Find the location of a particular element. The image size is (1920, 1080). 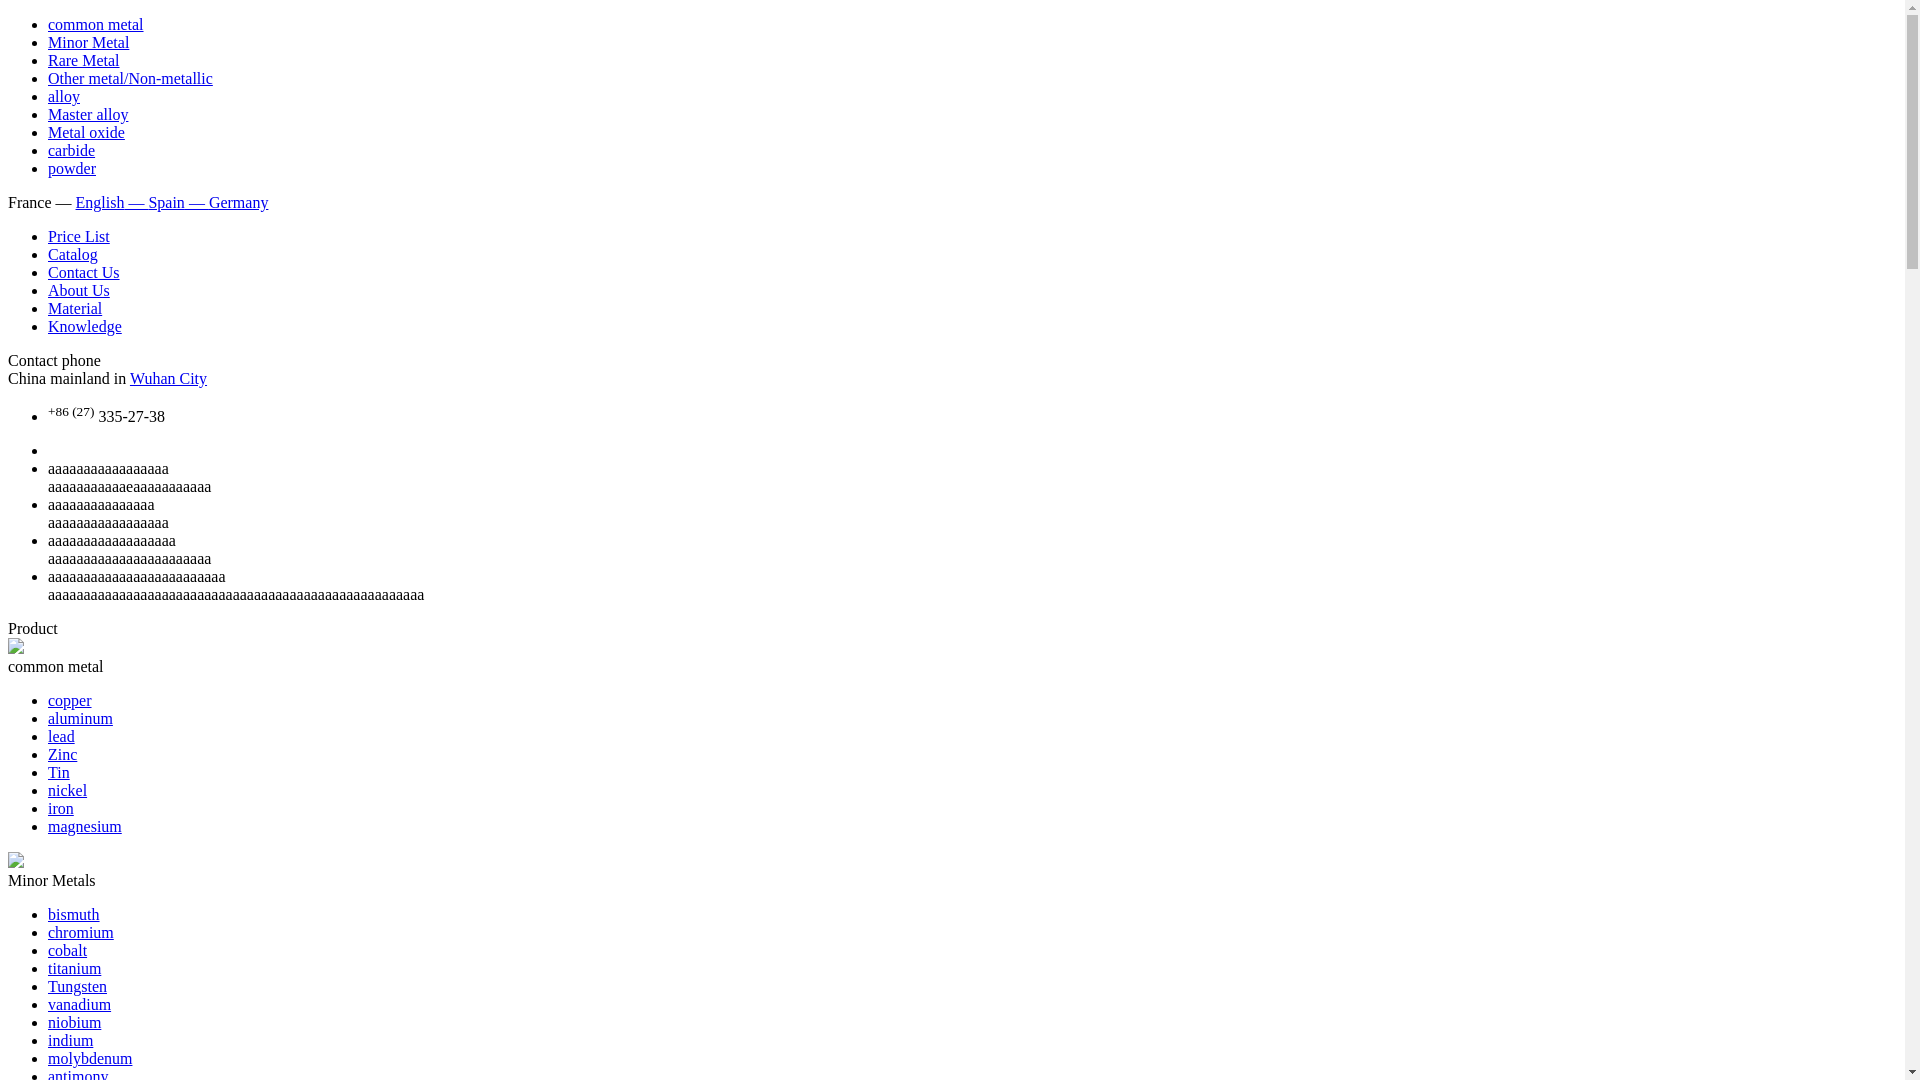

'Tungsten' is located at coordinates (48, 985).